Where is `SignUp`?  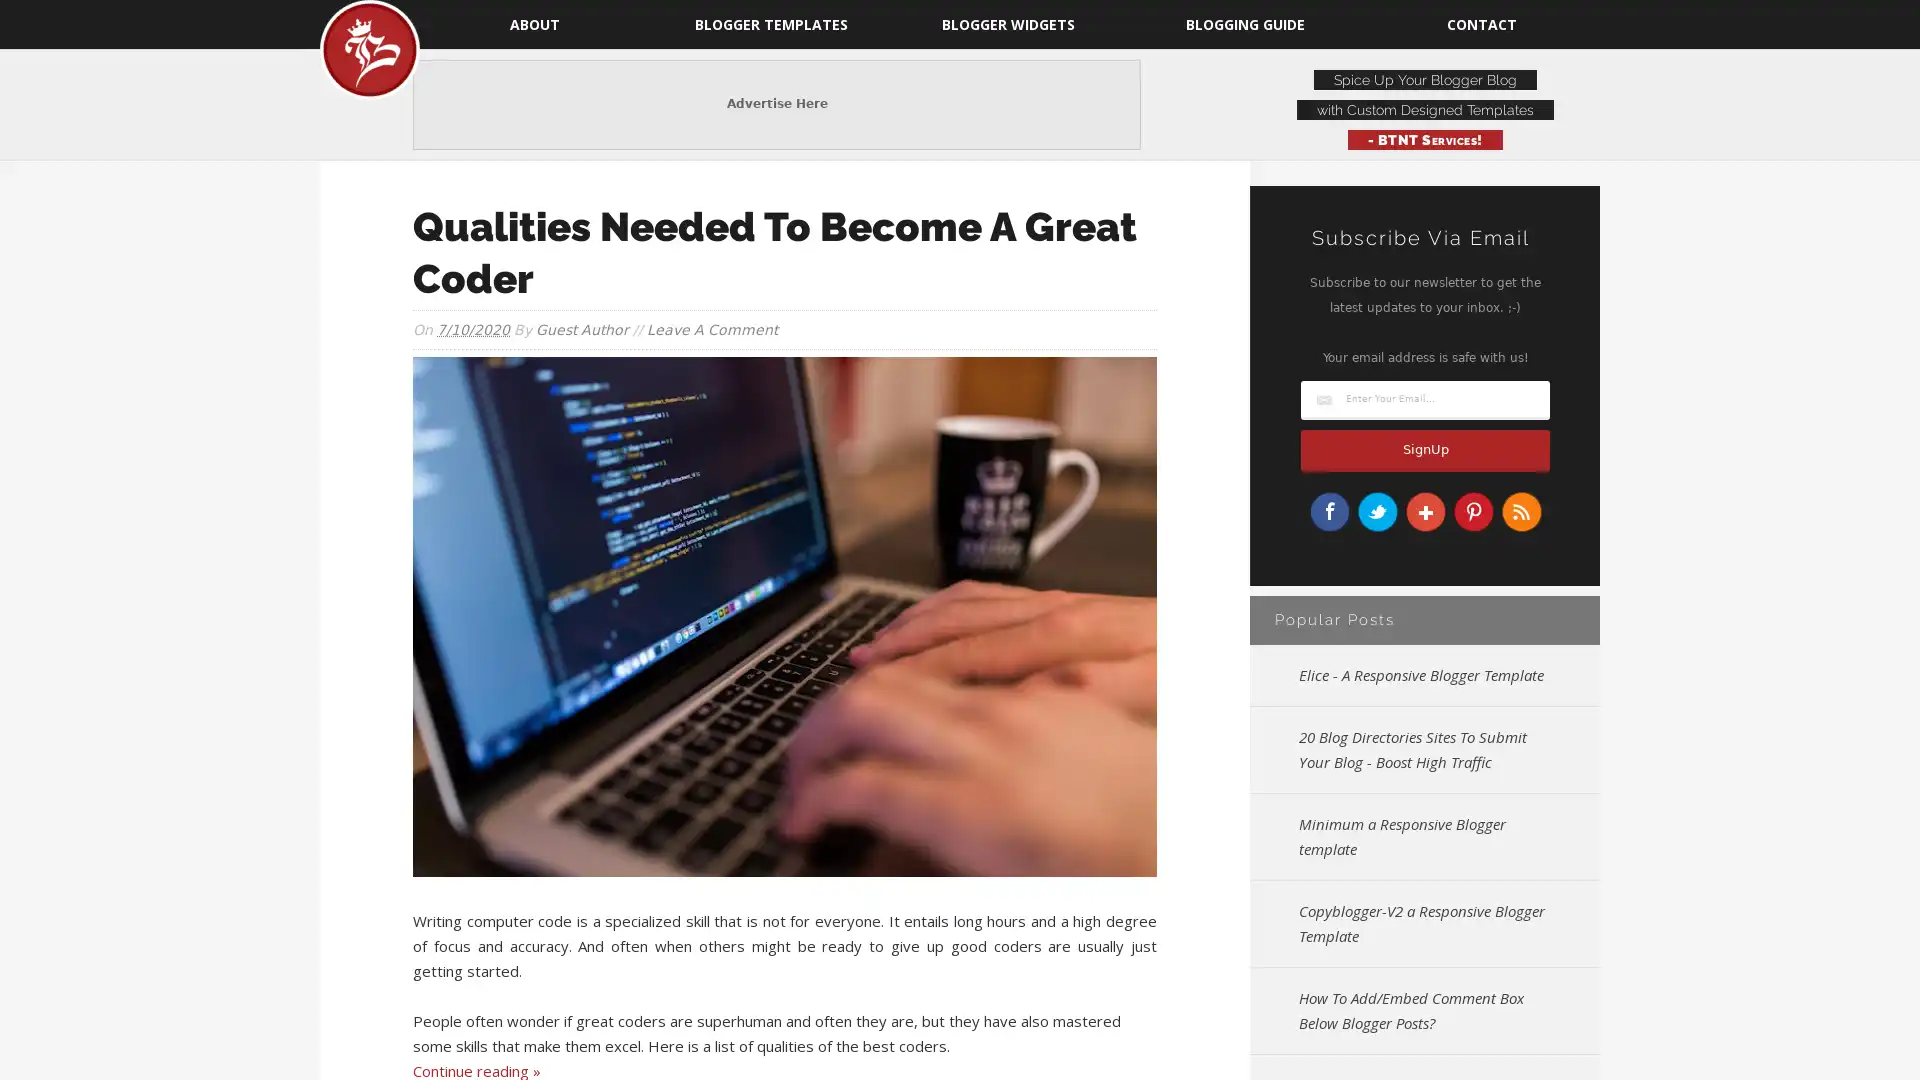 SignUp is located at coordinates (1424, 451).